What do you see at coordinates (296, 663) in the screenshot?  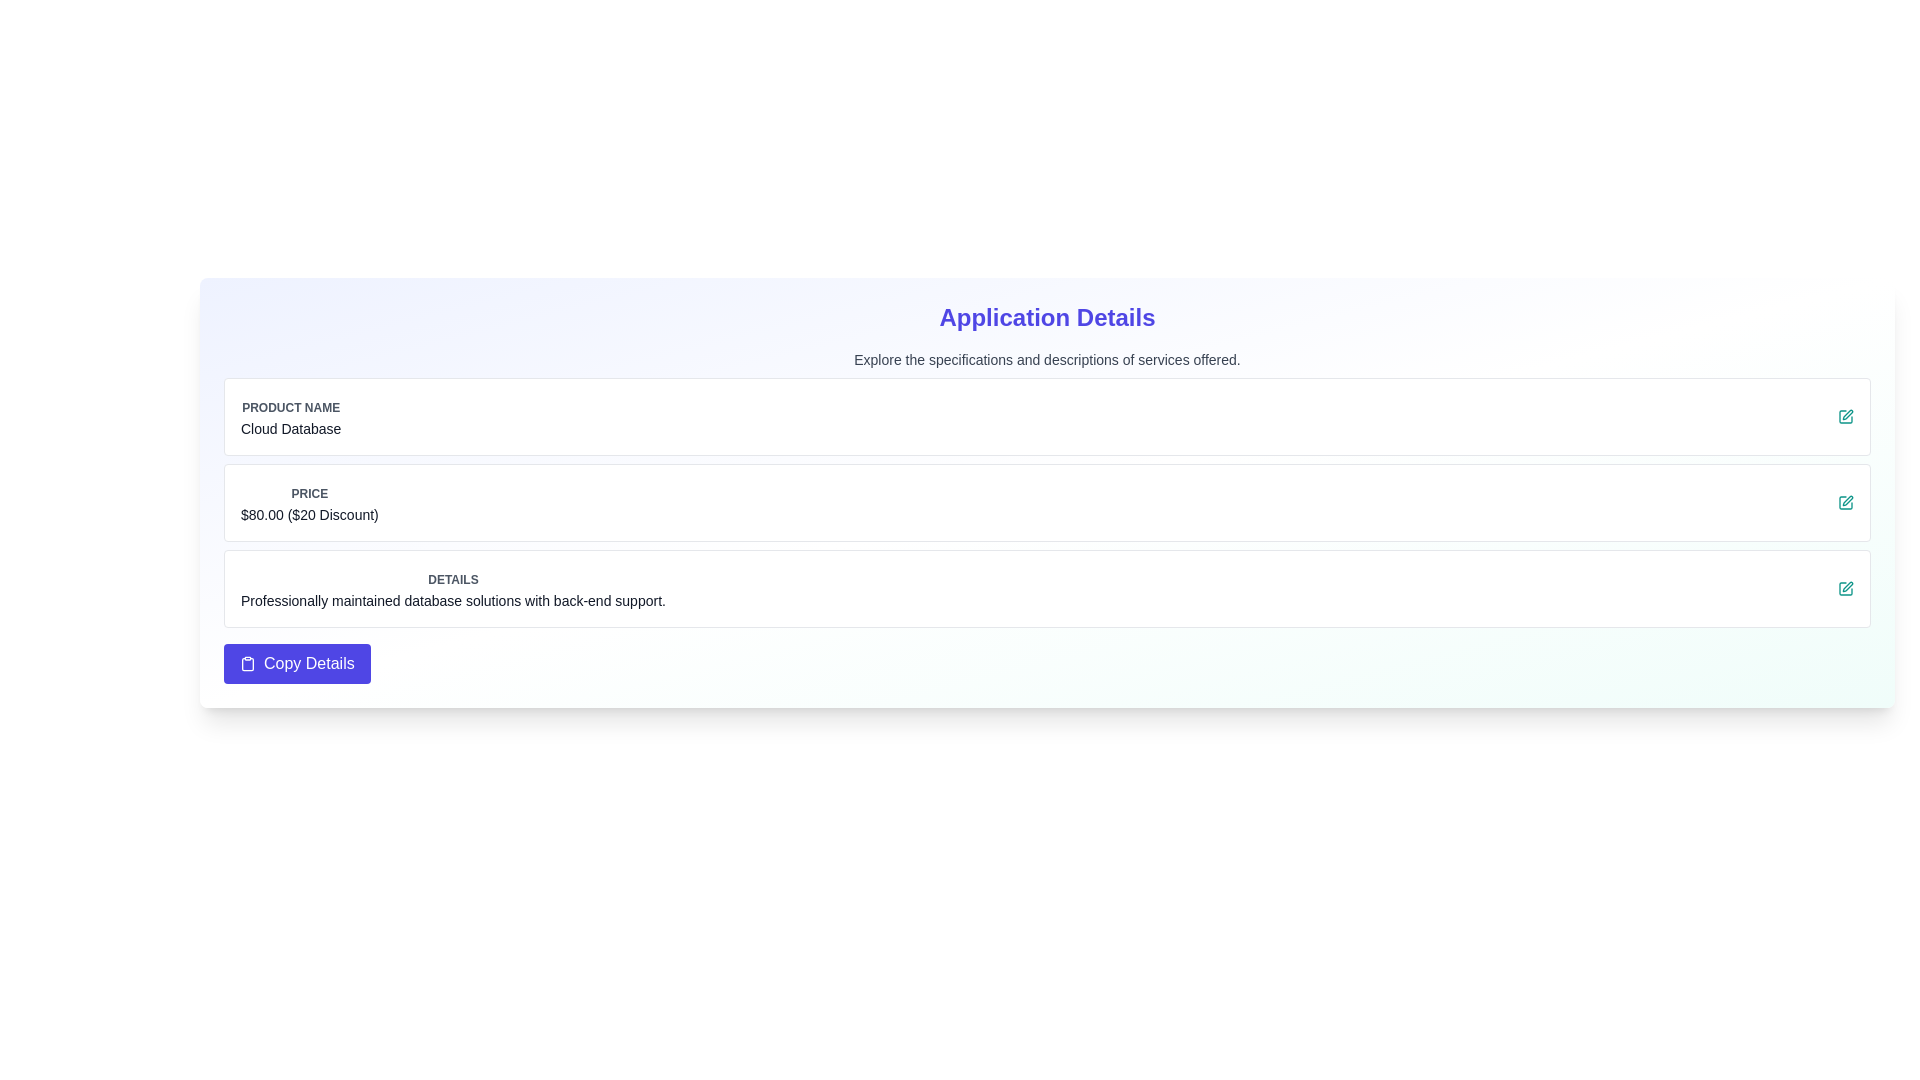 I see `the button located at the bottom left corner of the application details panel` at bounding box center [296, 663].